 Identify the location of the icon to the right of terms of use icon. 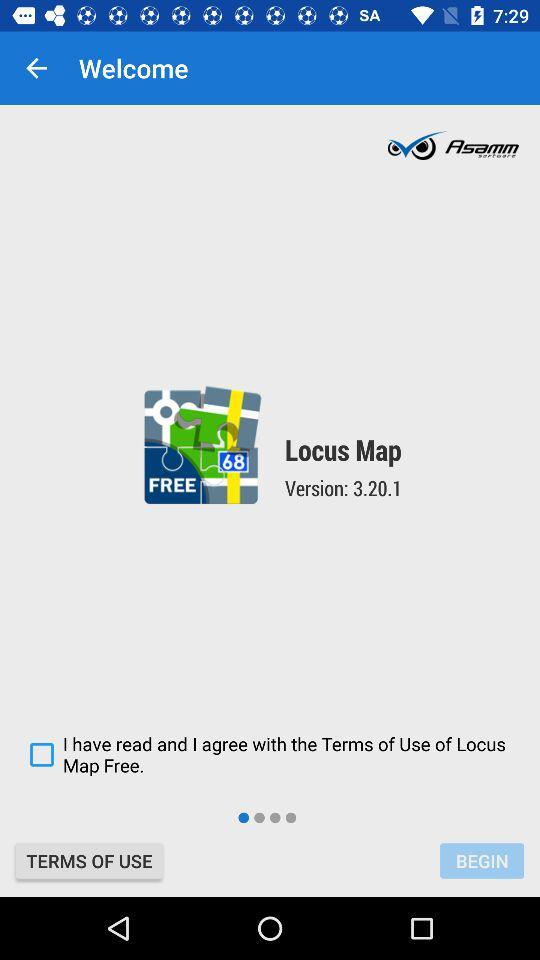
(481, 860).